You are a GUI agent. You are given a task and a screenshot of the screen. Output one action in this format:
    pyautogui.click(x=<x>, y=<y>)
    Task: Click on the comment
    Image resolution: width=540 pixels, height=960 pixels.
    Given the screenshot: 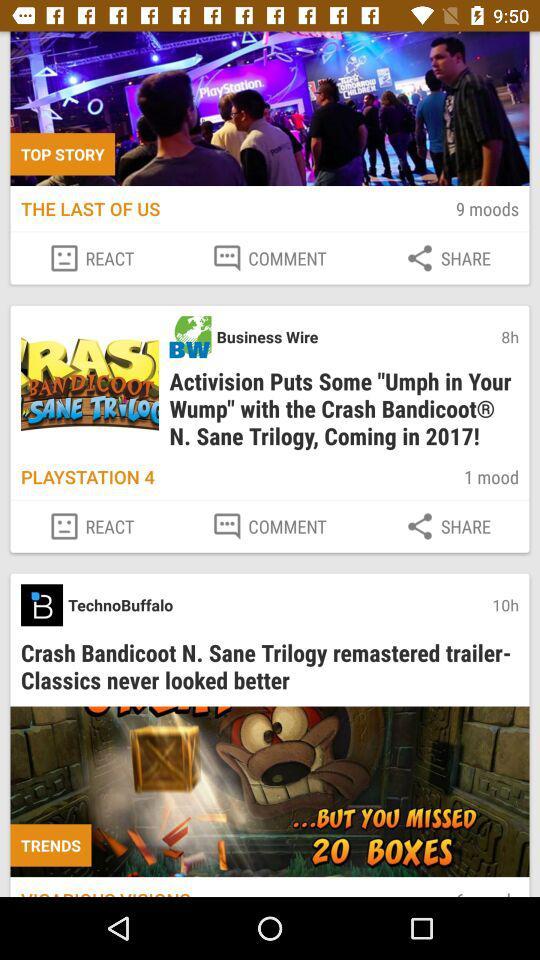 What is the action you would take?
    pyautogui.click(x=269, y=525)
    